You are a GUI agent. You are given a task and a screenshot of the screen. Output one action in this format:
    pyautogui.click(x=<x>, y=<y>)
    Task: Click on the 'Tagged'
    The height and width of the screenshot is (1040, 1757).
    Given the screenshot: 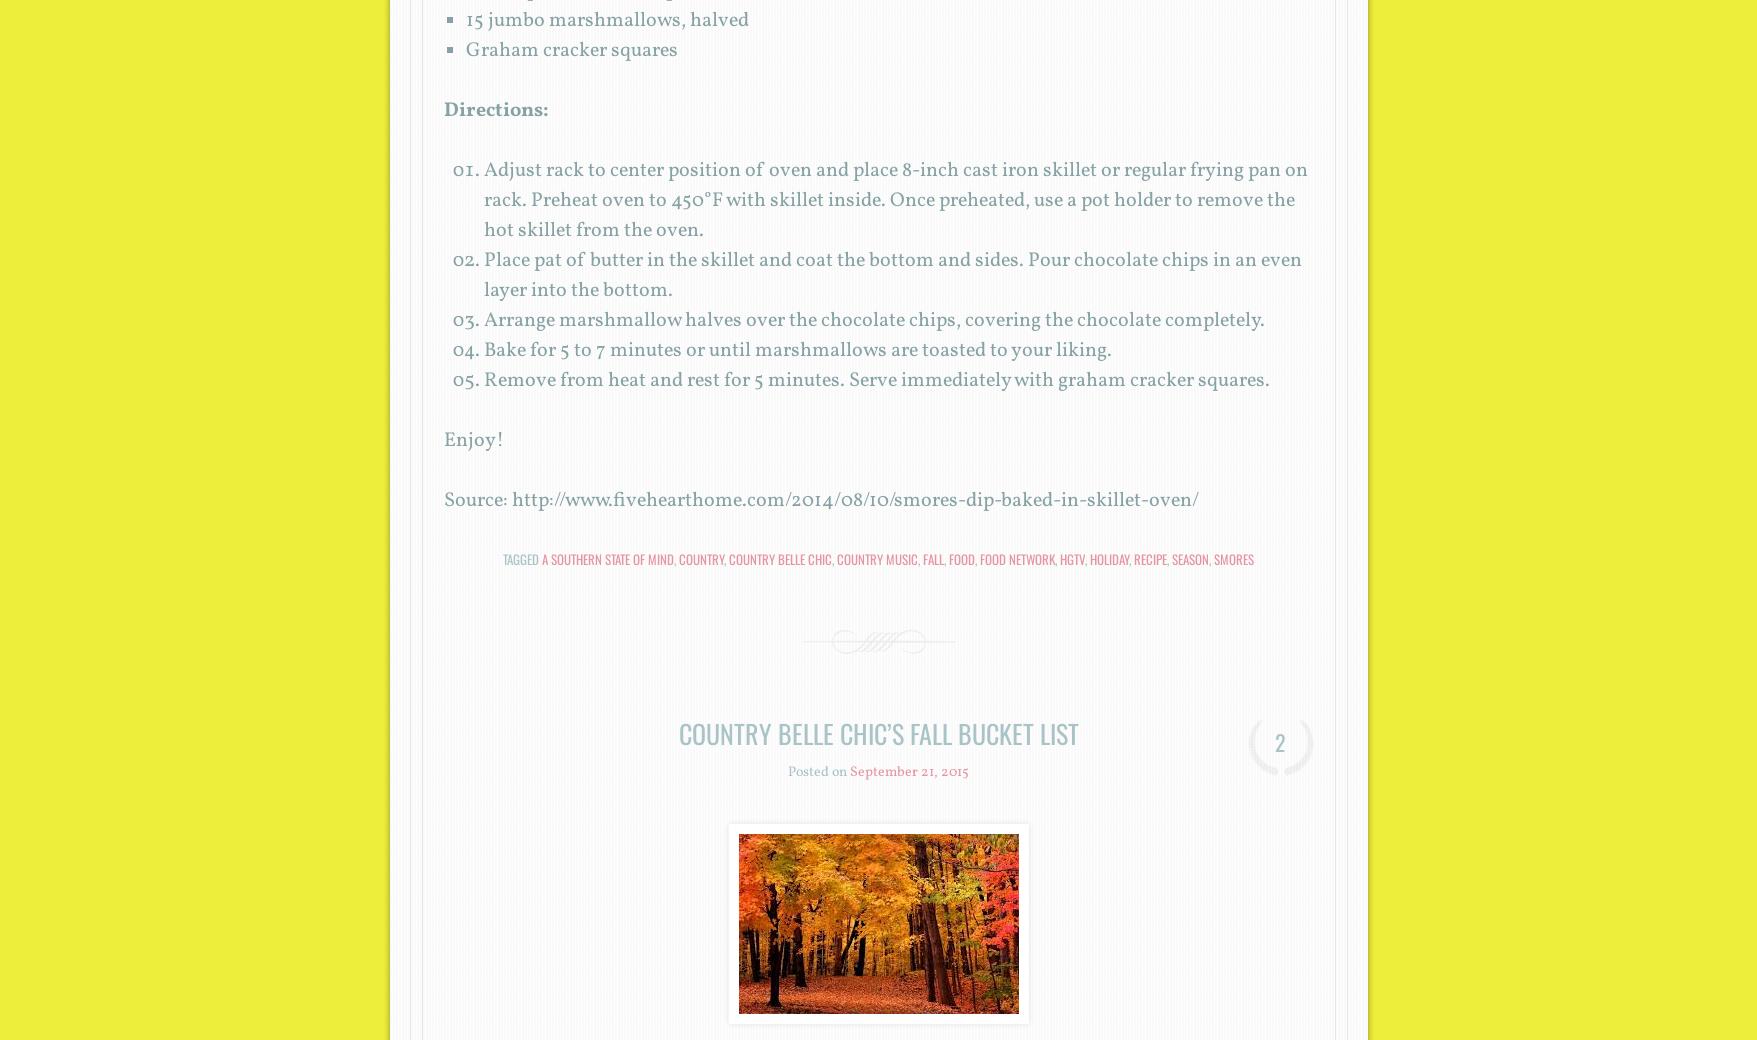 What is the action you would take?
    pyautogui.click(x=522, y=558)
    